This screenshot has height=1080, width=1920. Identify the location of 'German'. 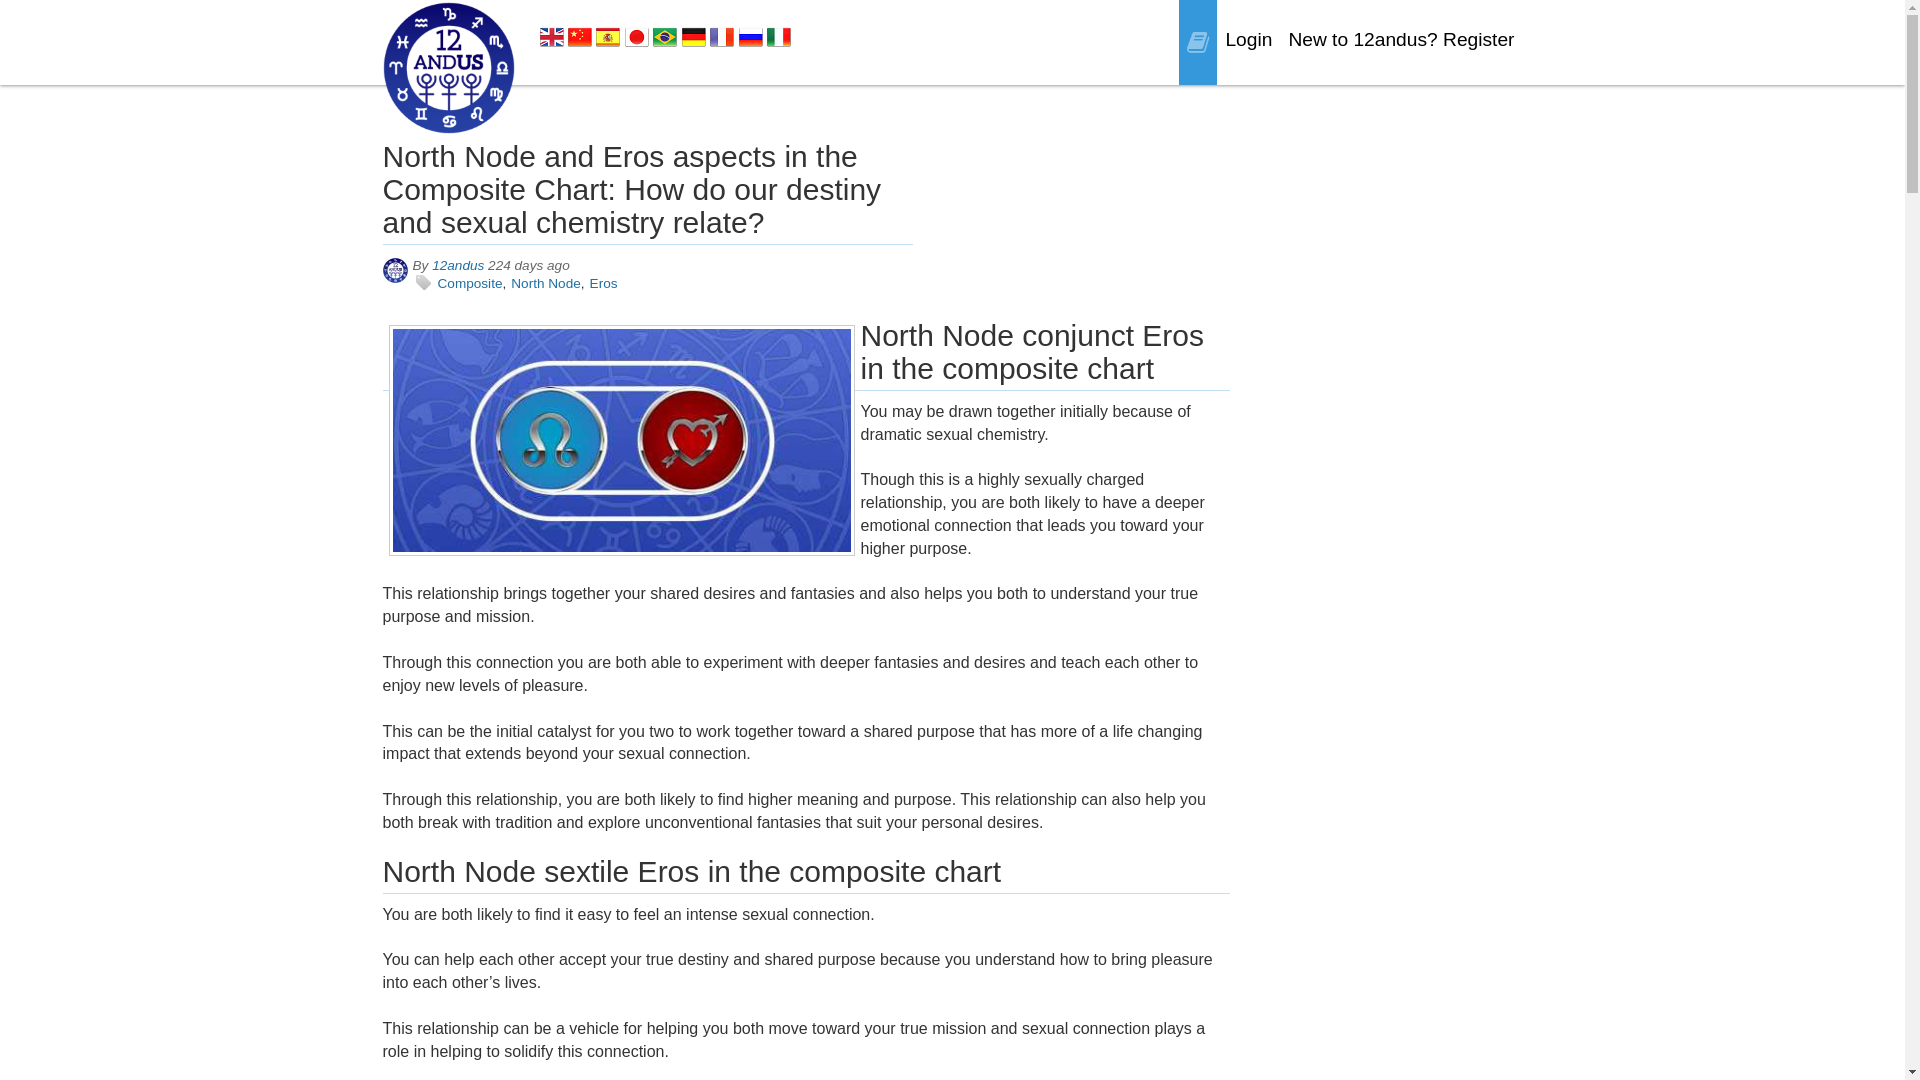
(681, 37).